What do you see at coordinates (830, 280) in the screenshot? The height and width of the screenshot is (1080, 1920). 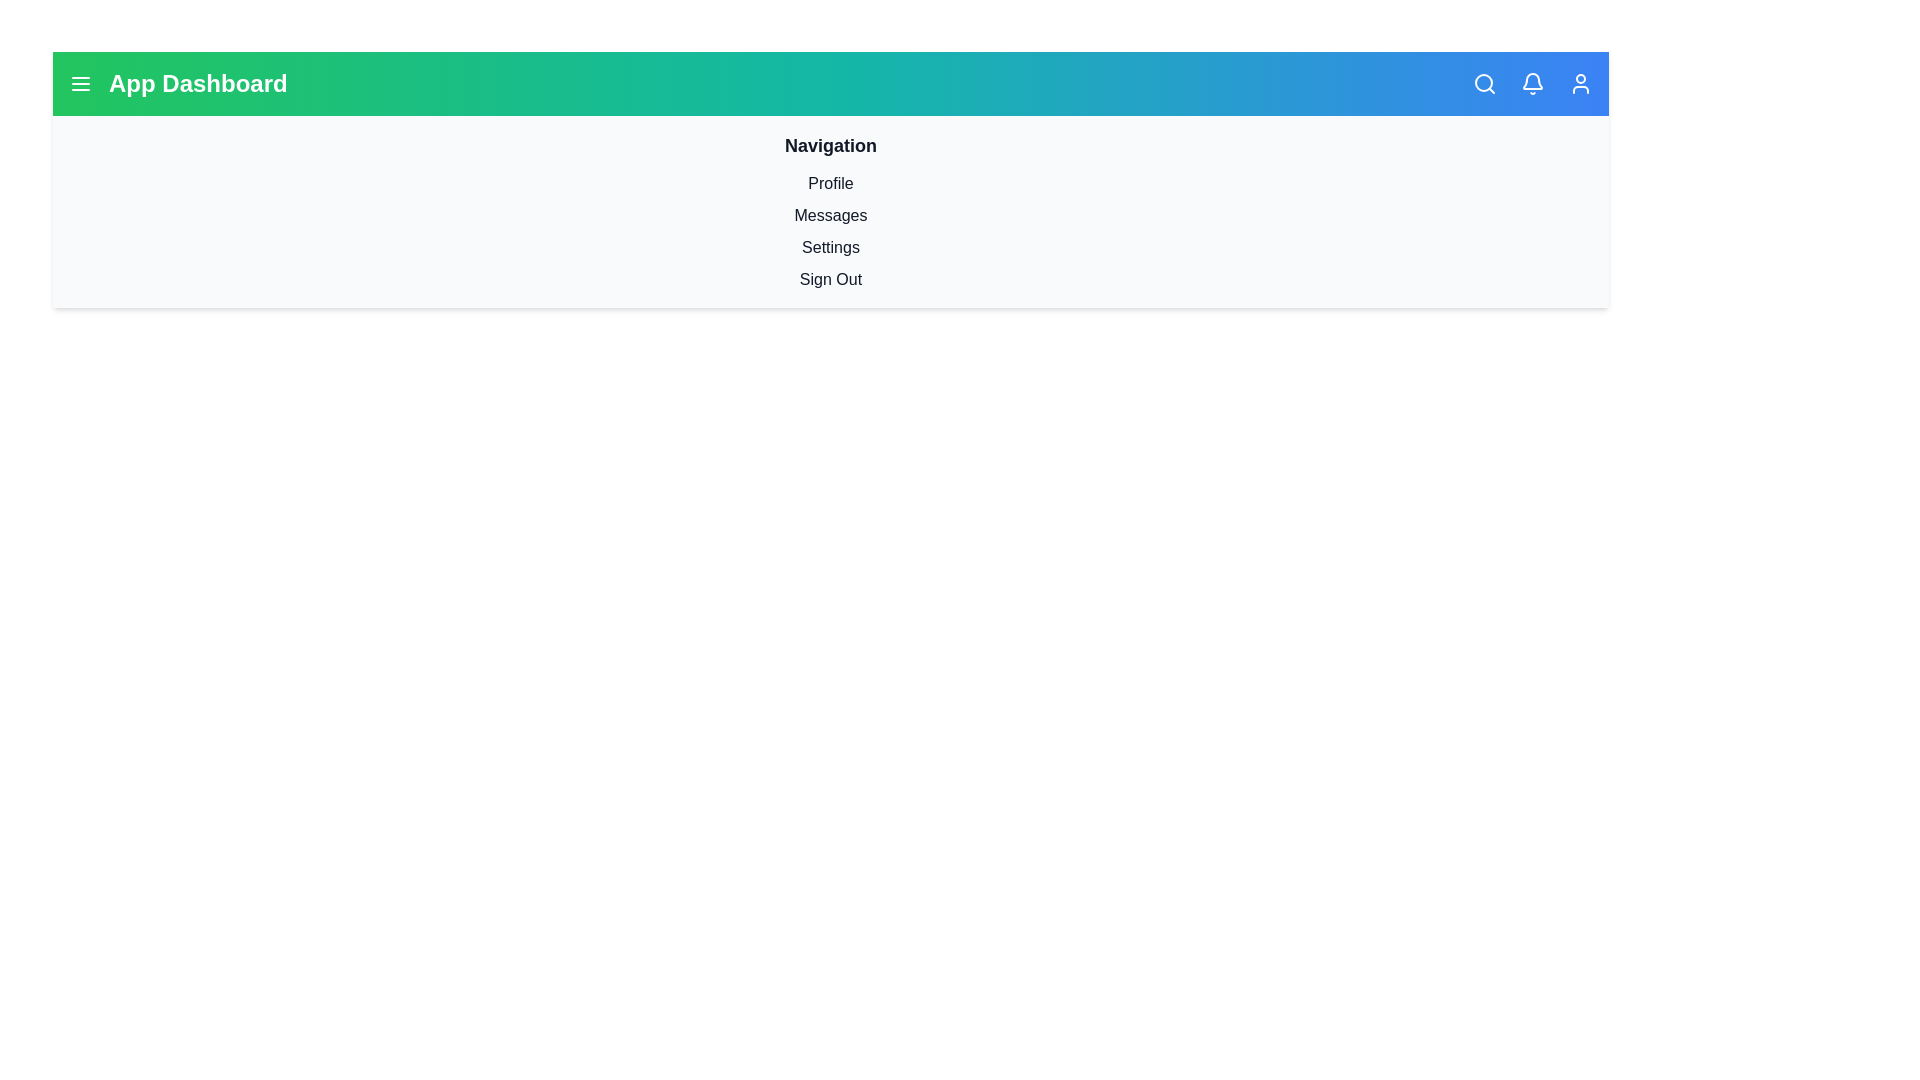 I see `the menu item labeled Sign Out to navigate to the respective section` at bounding box center [830, 280].